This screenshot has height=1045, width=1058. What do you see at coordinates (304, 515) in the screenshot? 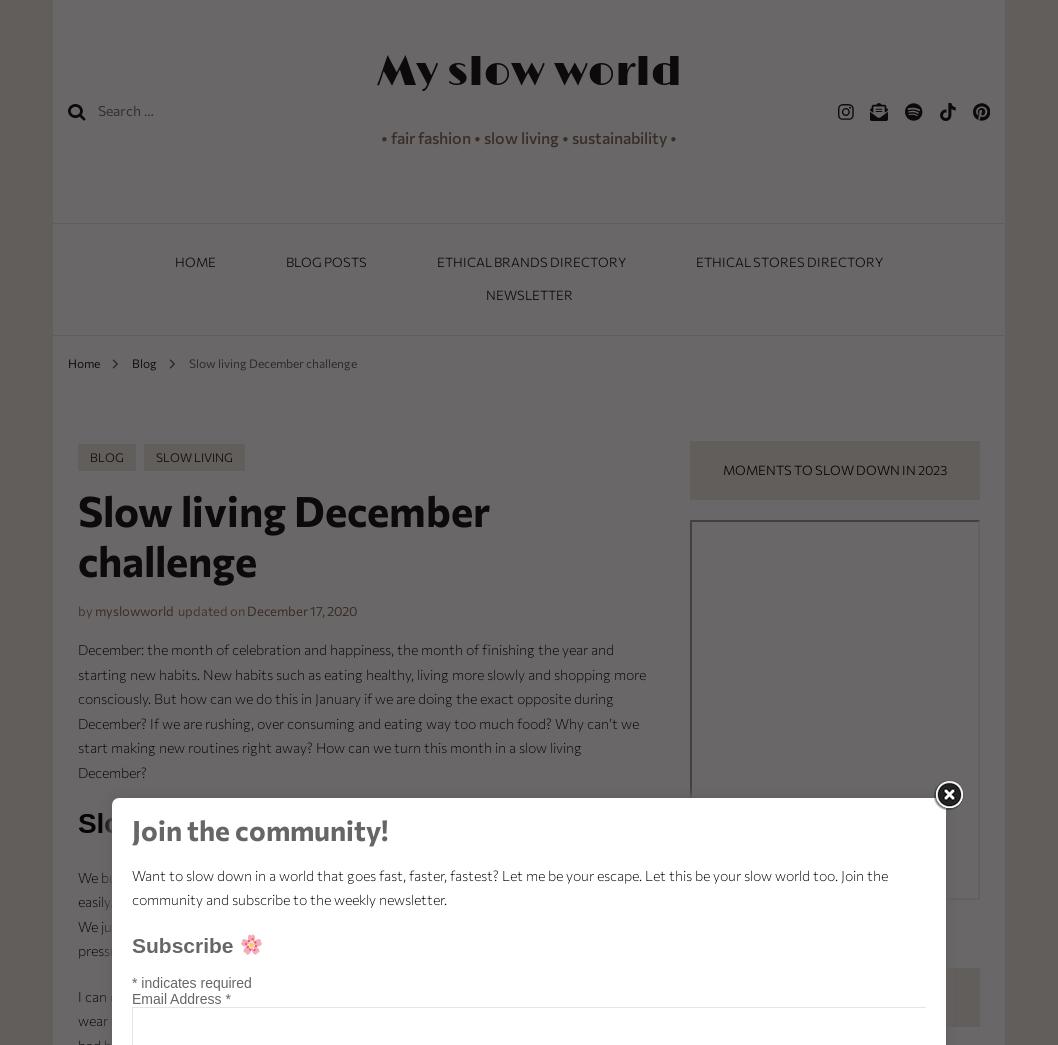
I see `'Get to know…'` at bounding box center [304, 515].